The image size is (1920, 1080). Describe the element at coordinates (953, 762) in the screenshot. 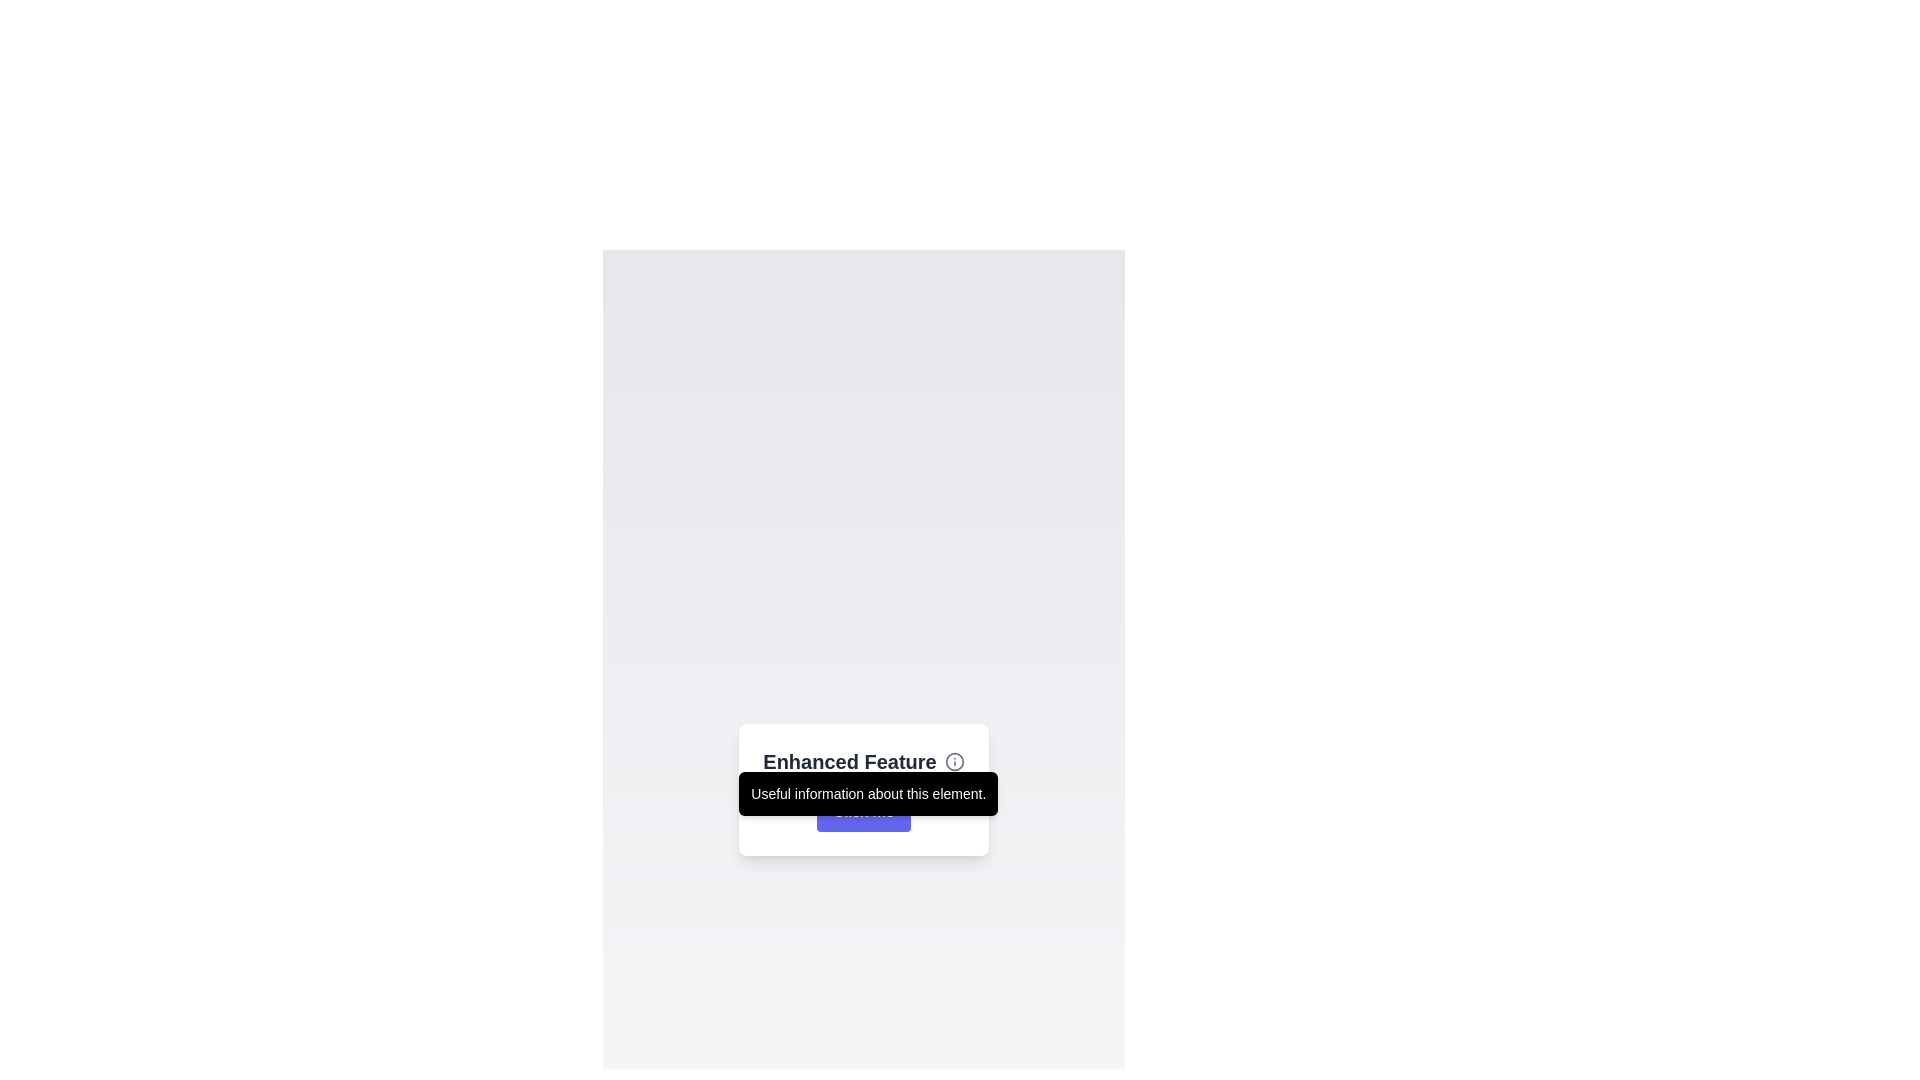

I see `the informational icon represented by a circle component within the SVG, located at the top-right corner of the card layout next to the text 'Enhanced Feature'` at that location.